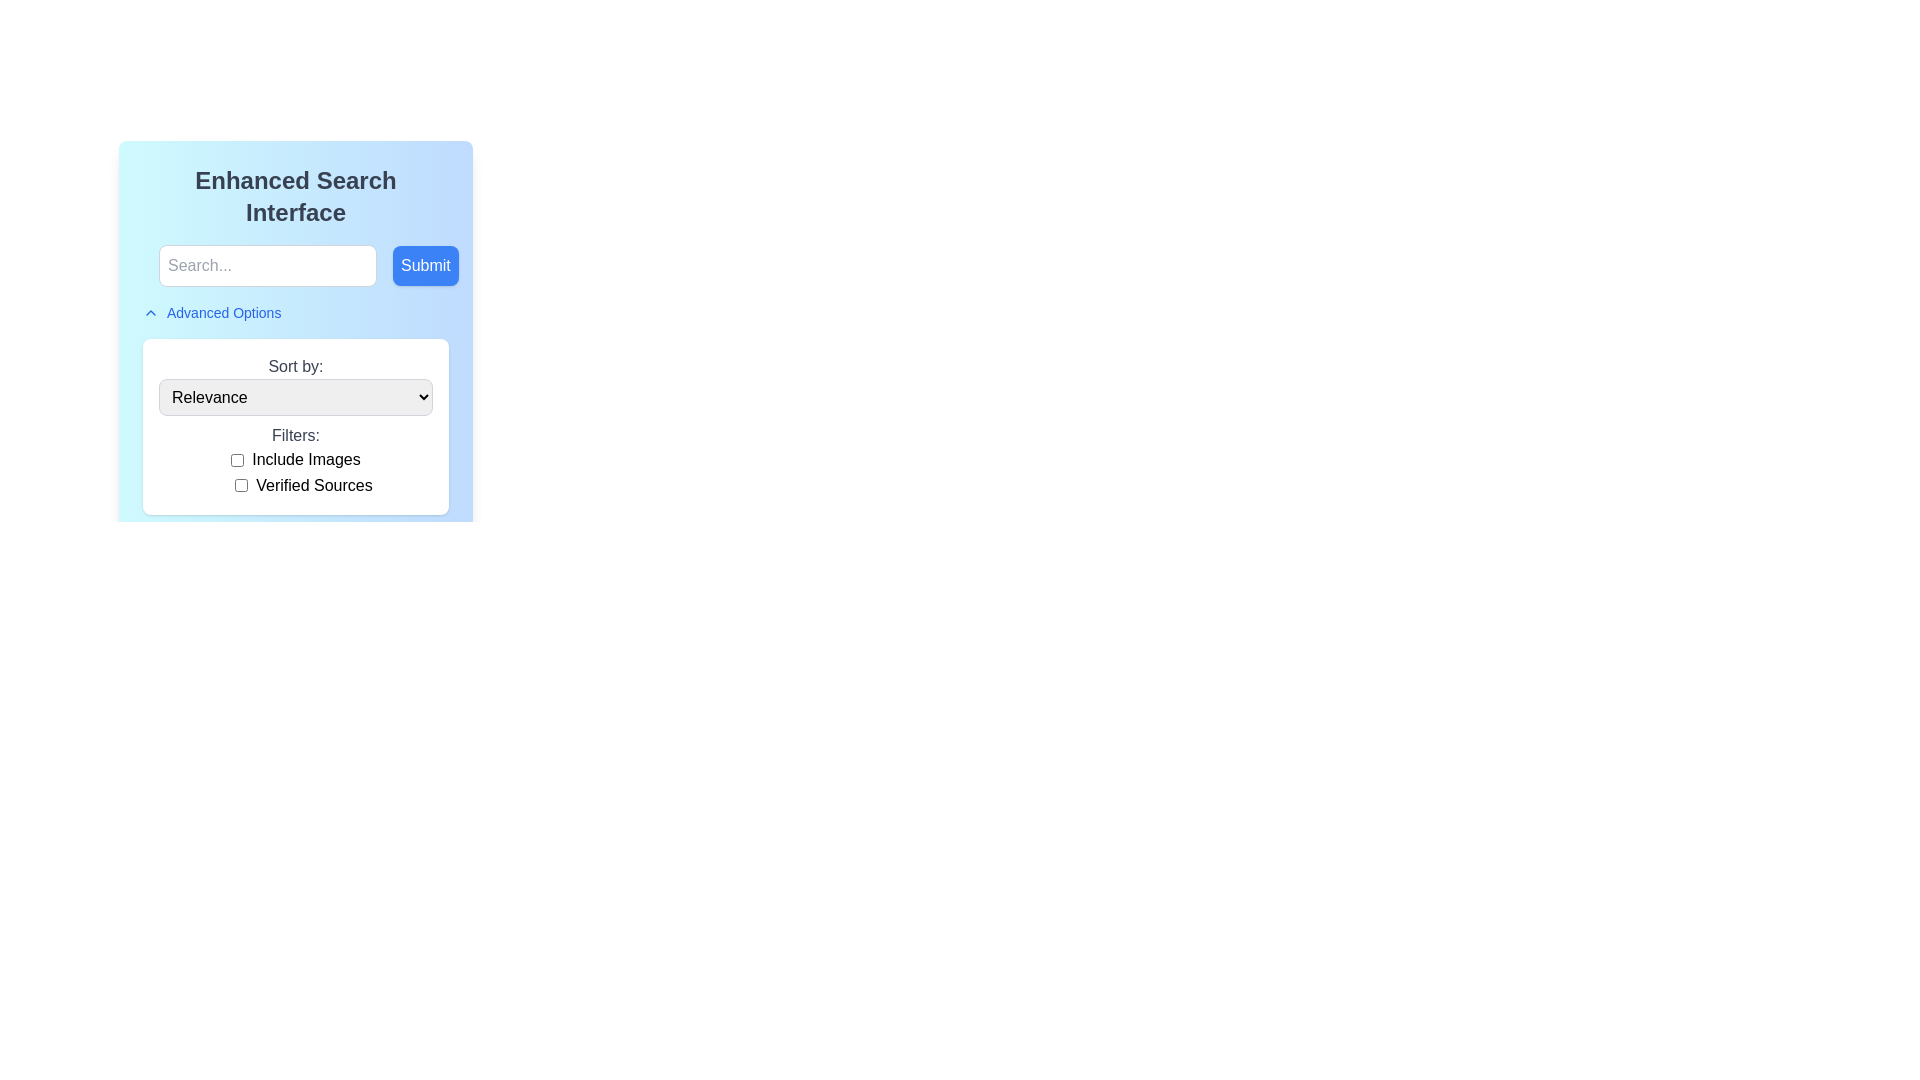  What do you see at coordinates (212, 312) in the screenshot?
I see `the 'Advanced Options' interactive hyperlink using keyboard navigation` at bounding box center [212, 312].